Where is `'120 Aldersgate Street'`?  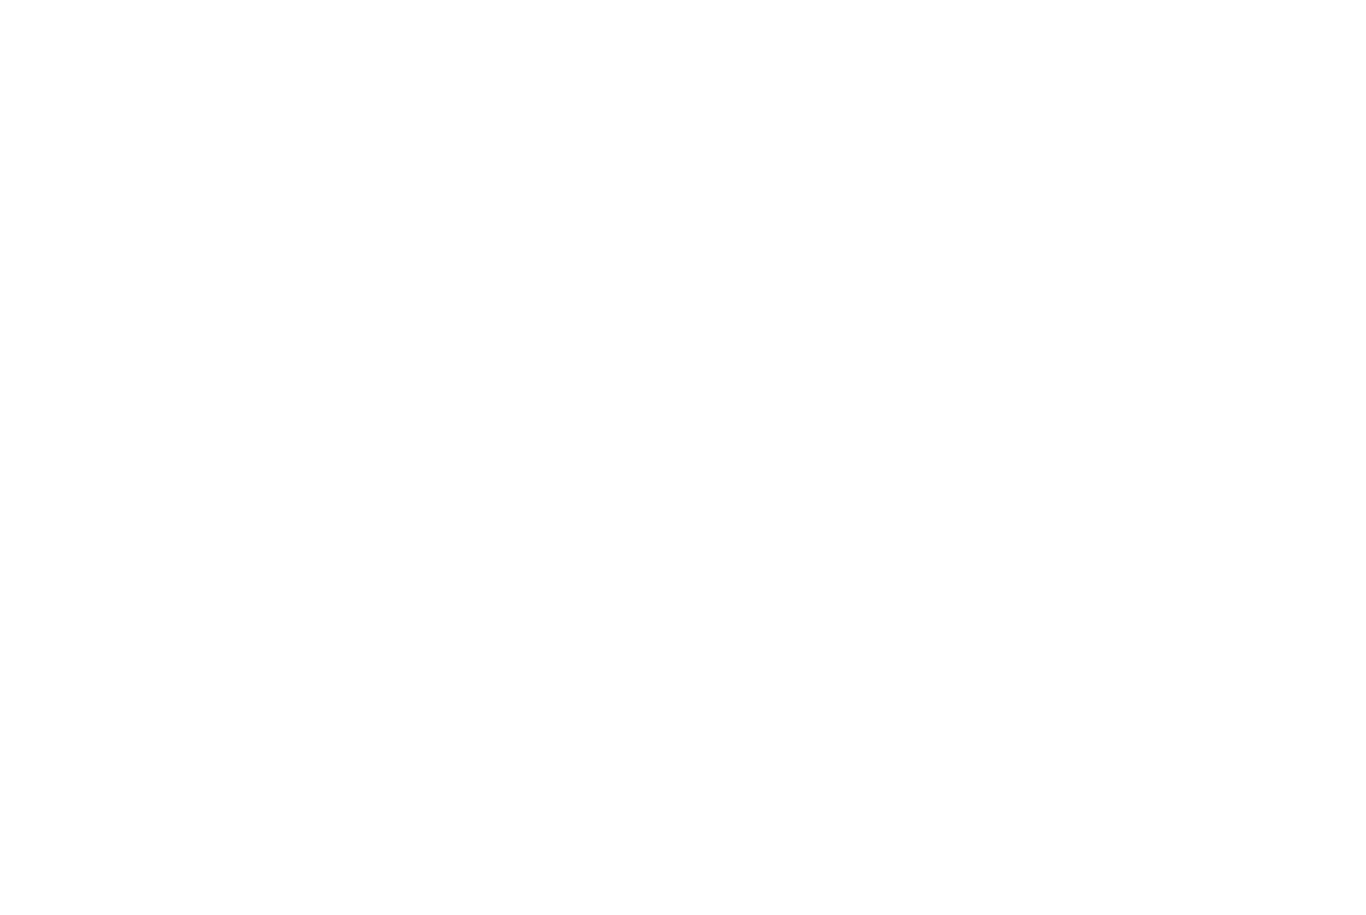
'120 Aldersgate Street' is located at coordinates (1043, 416).